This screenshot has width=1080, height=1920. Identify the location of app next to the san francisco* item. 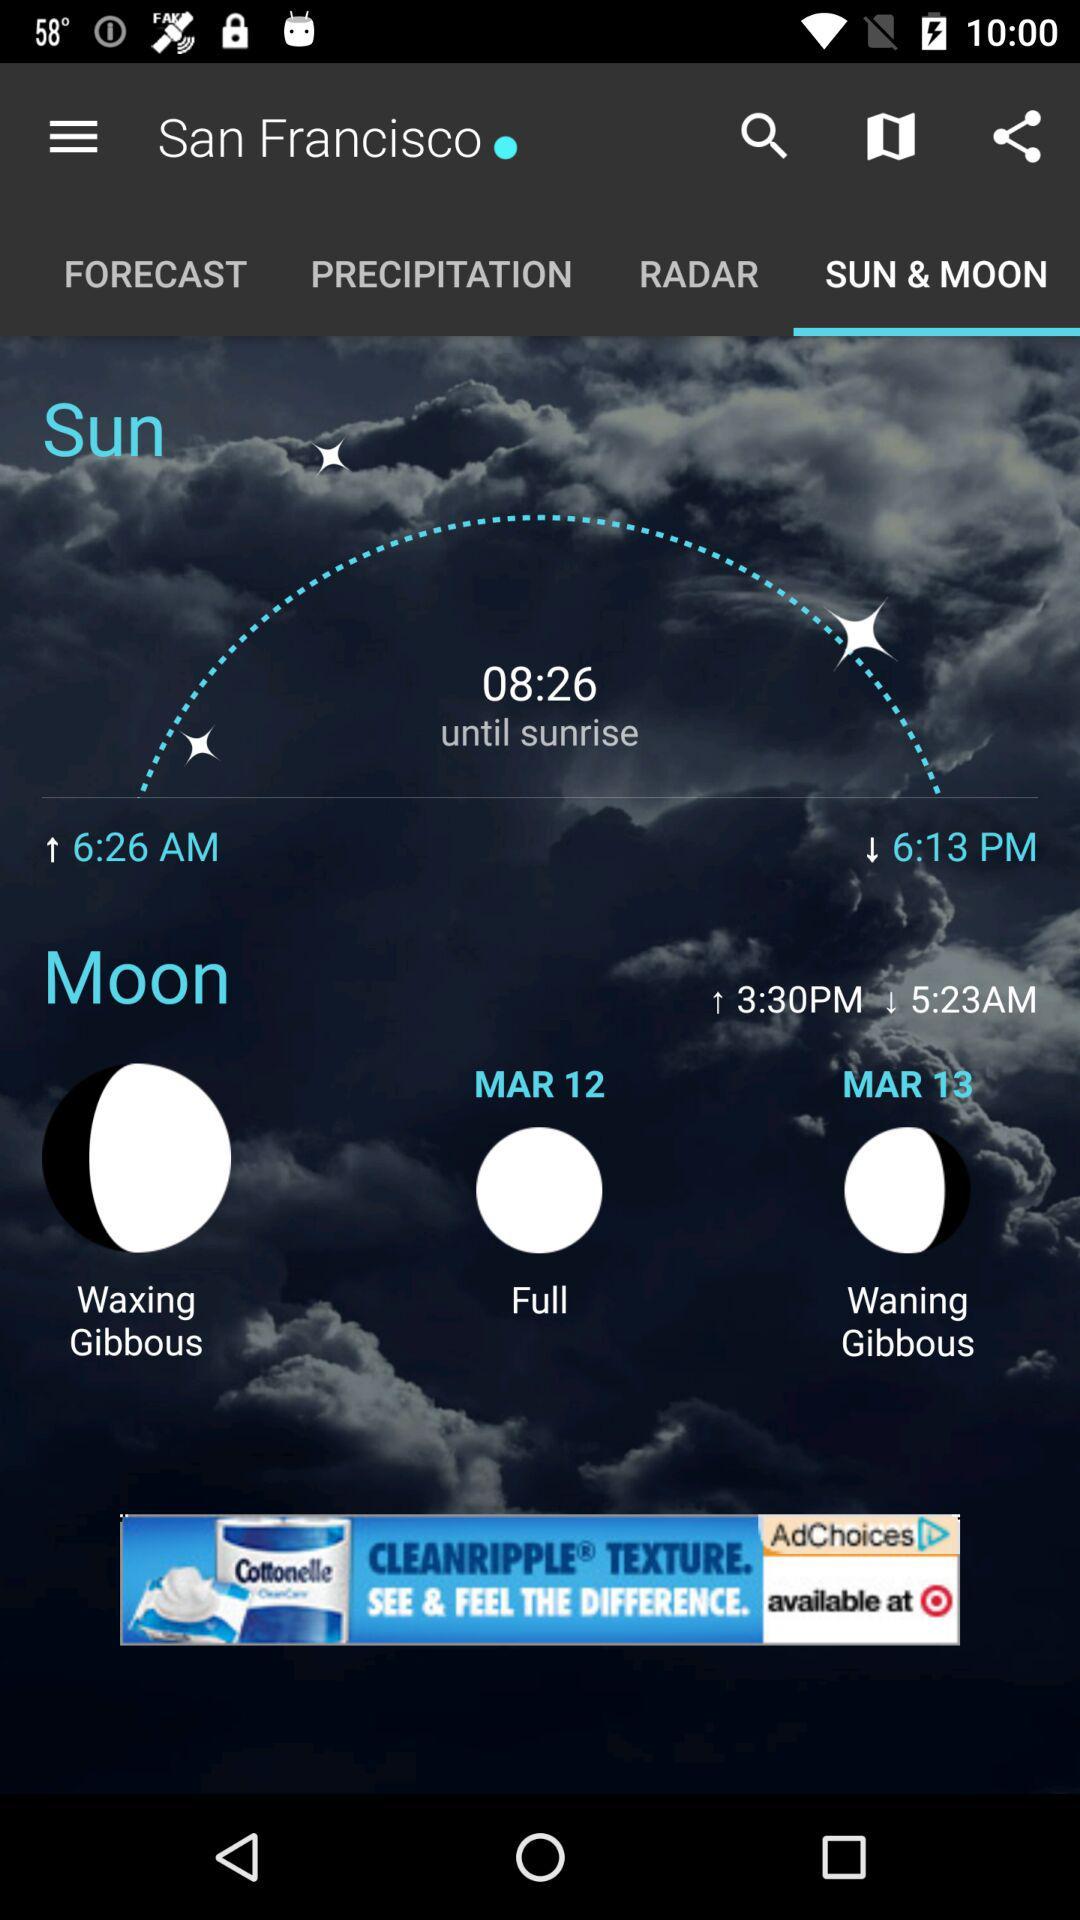
(764, 135).